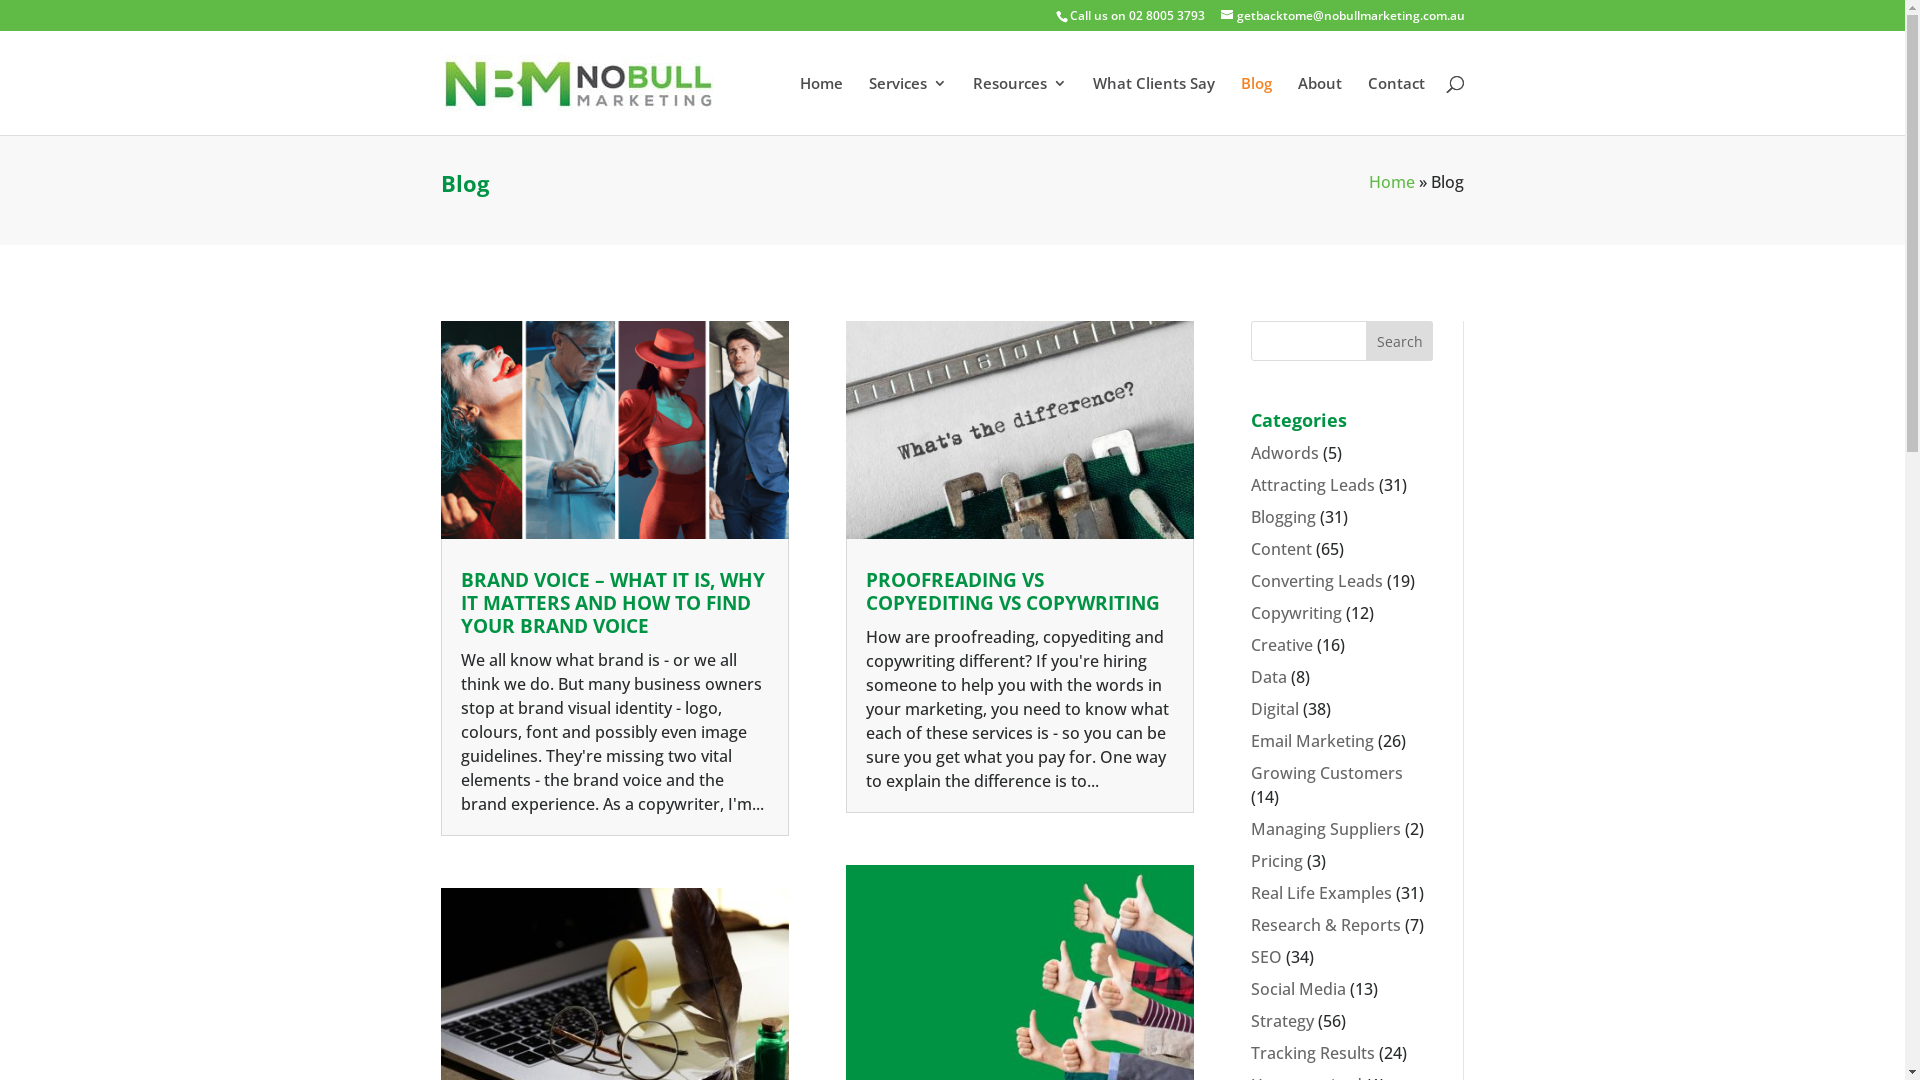  Describe the element at coordinates (1250, 892) in the screenshot. I see `'Real Life Examples'` at that location.